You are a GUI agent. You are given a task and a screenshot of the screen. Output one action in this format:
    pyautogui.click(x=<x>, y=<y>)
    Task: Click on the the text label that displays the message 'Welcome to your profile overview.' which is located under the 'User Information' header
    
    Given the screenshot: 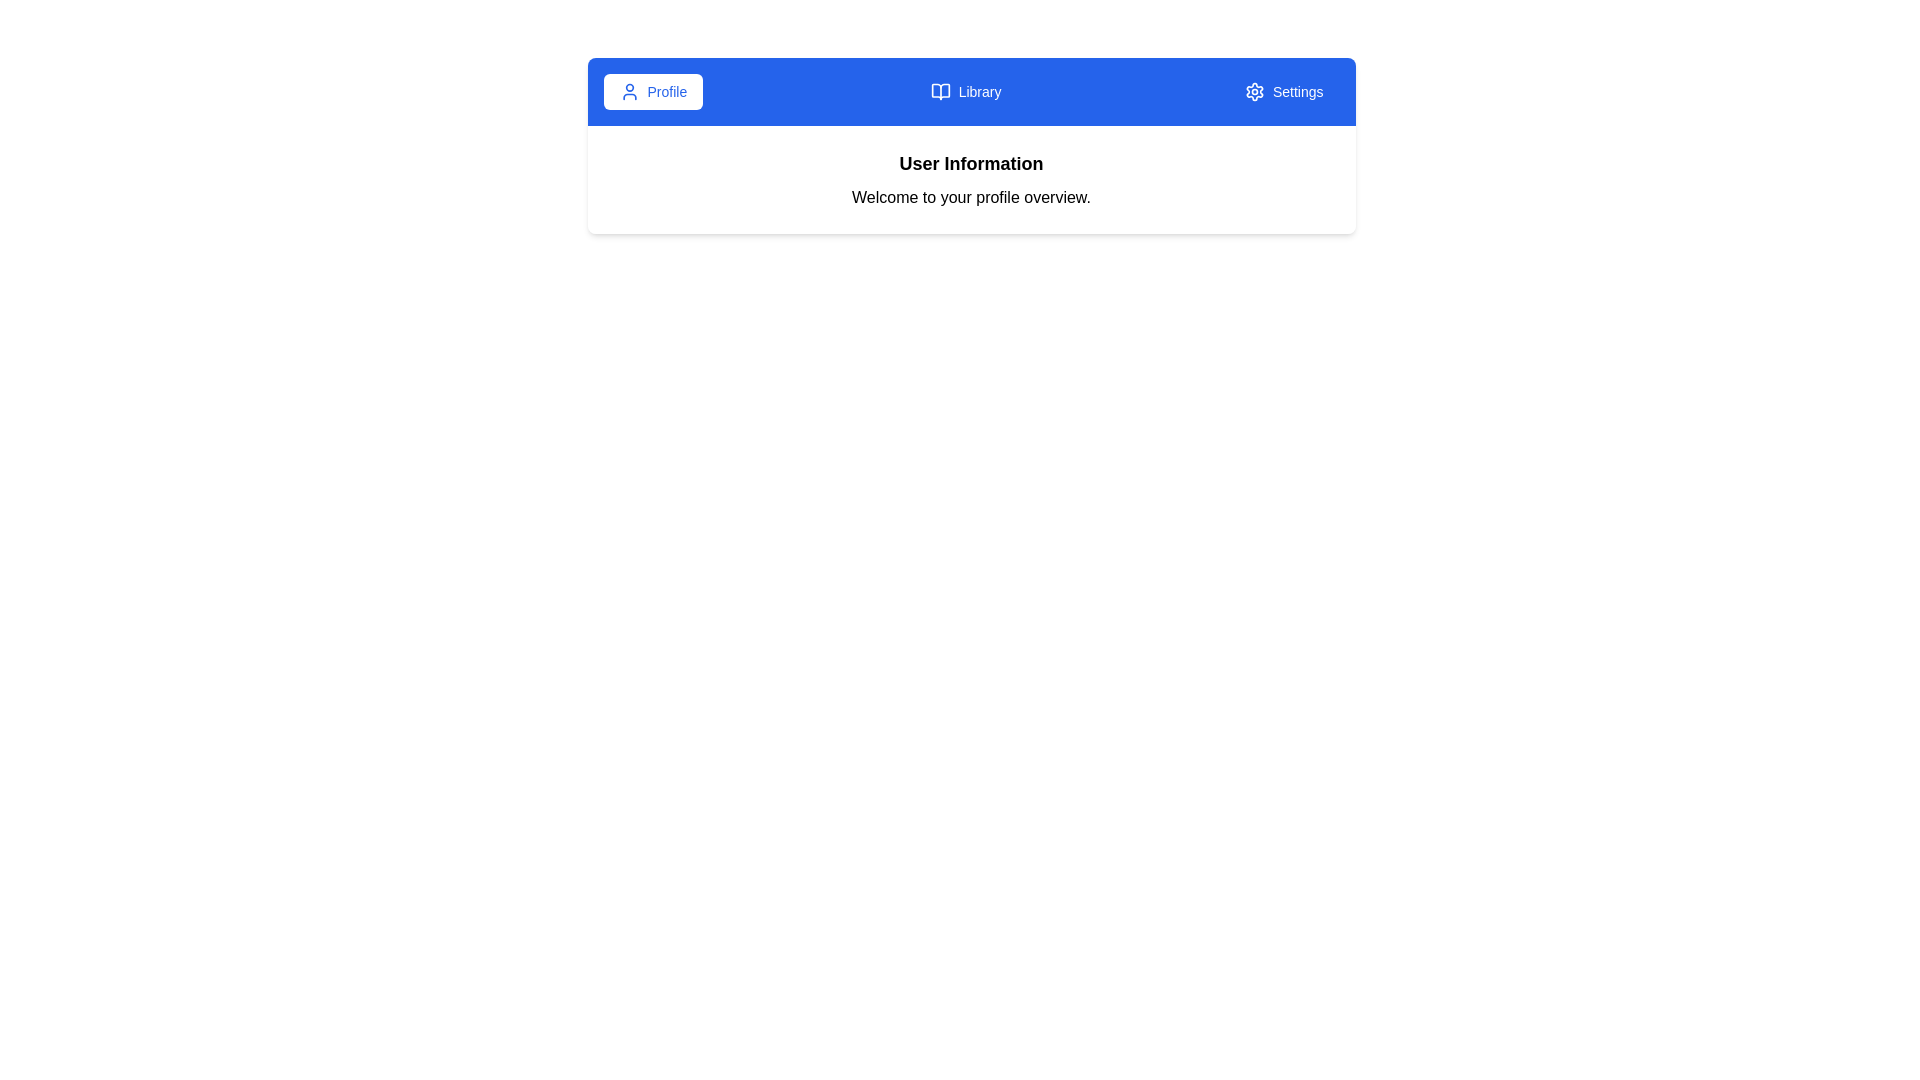 What is the action you would take?
    pyautogui.click(x=971, y=197)
    